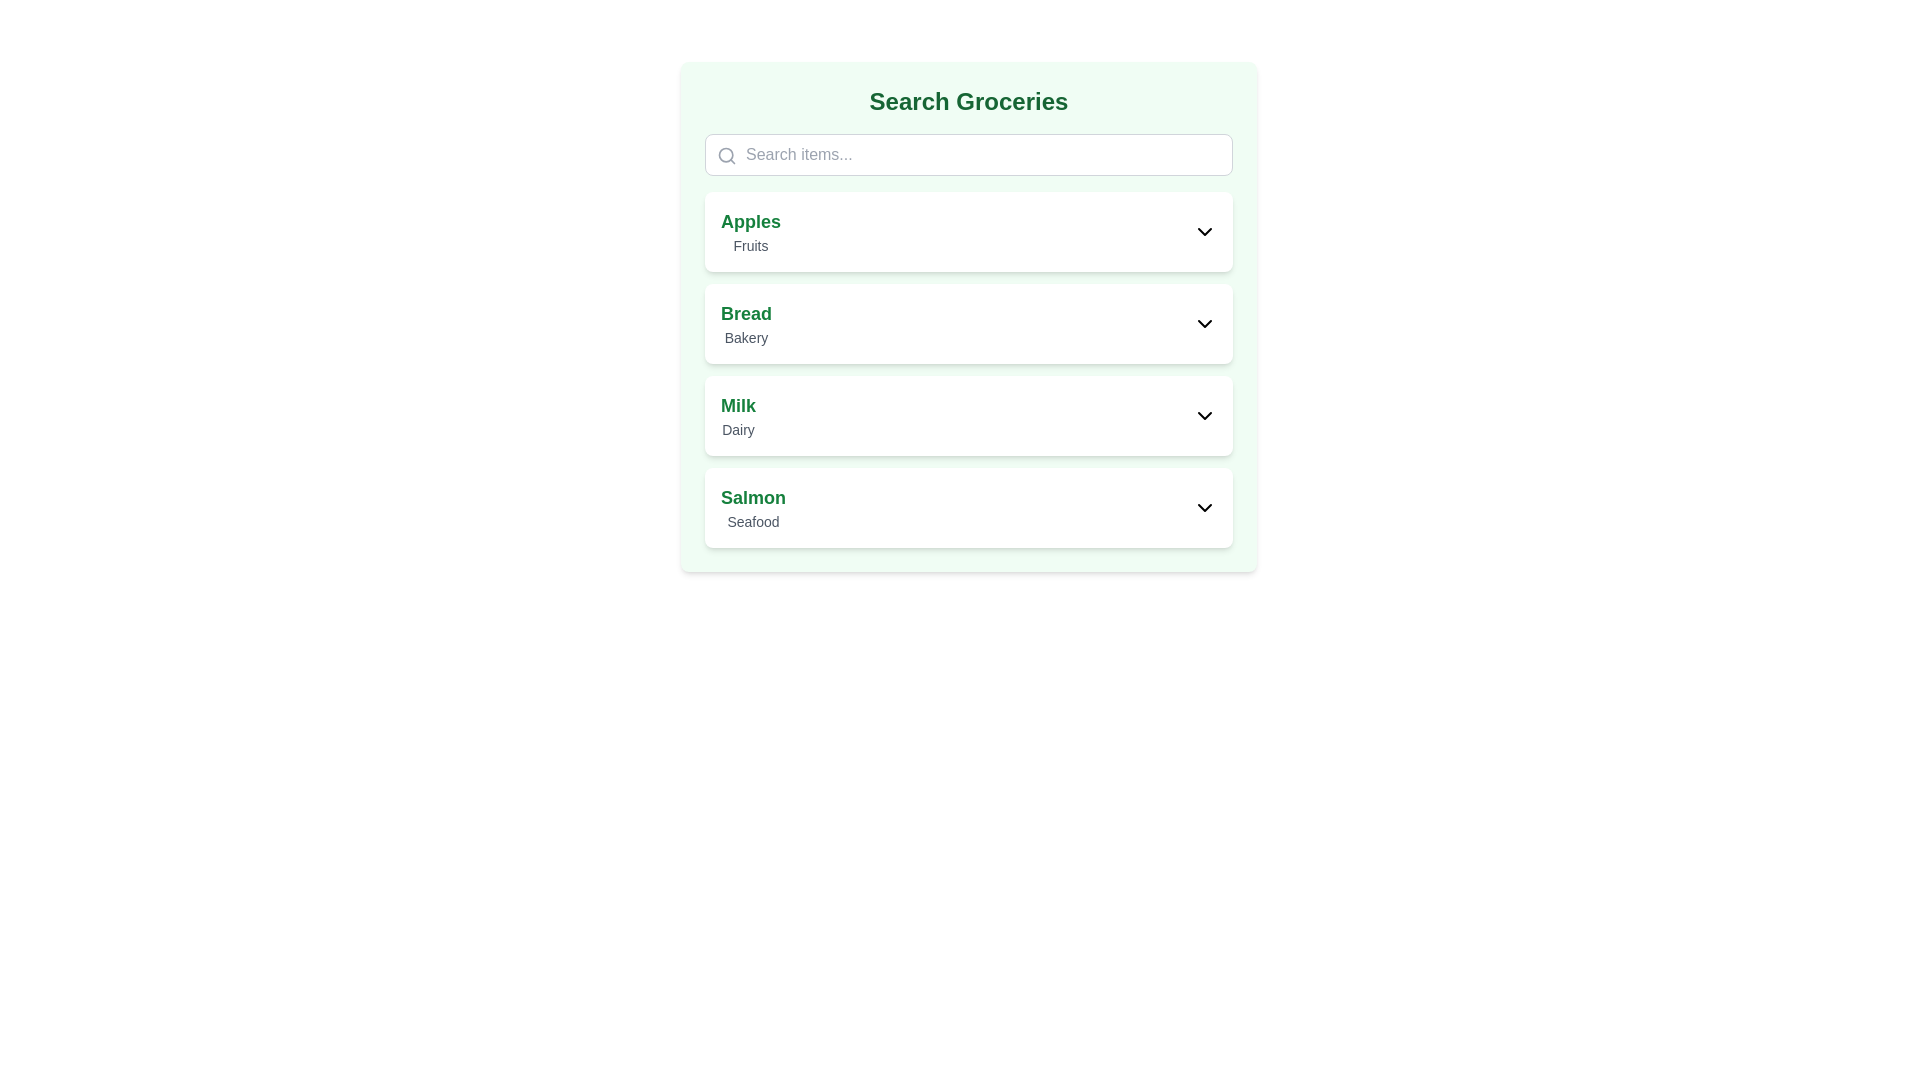 The image size is (1920, 1080). What do you see at coordinates (725, 154) in the screenshot?
I see `the magnifying glass icon that represents search functionality, located at the top left of the search bar, adjacent to its placeholder text` at bounding box center [725, 154].